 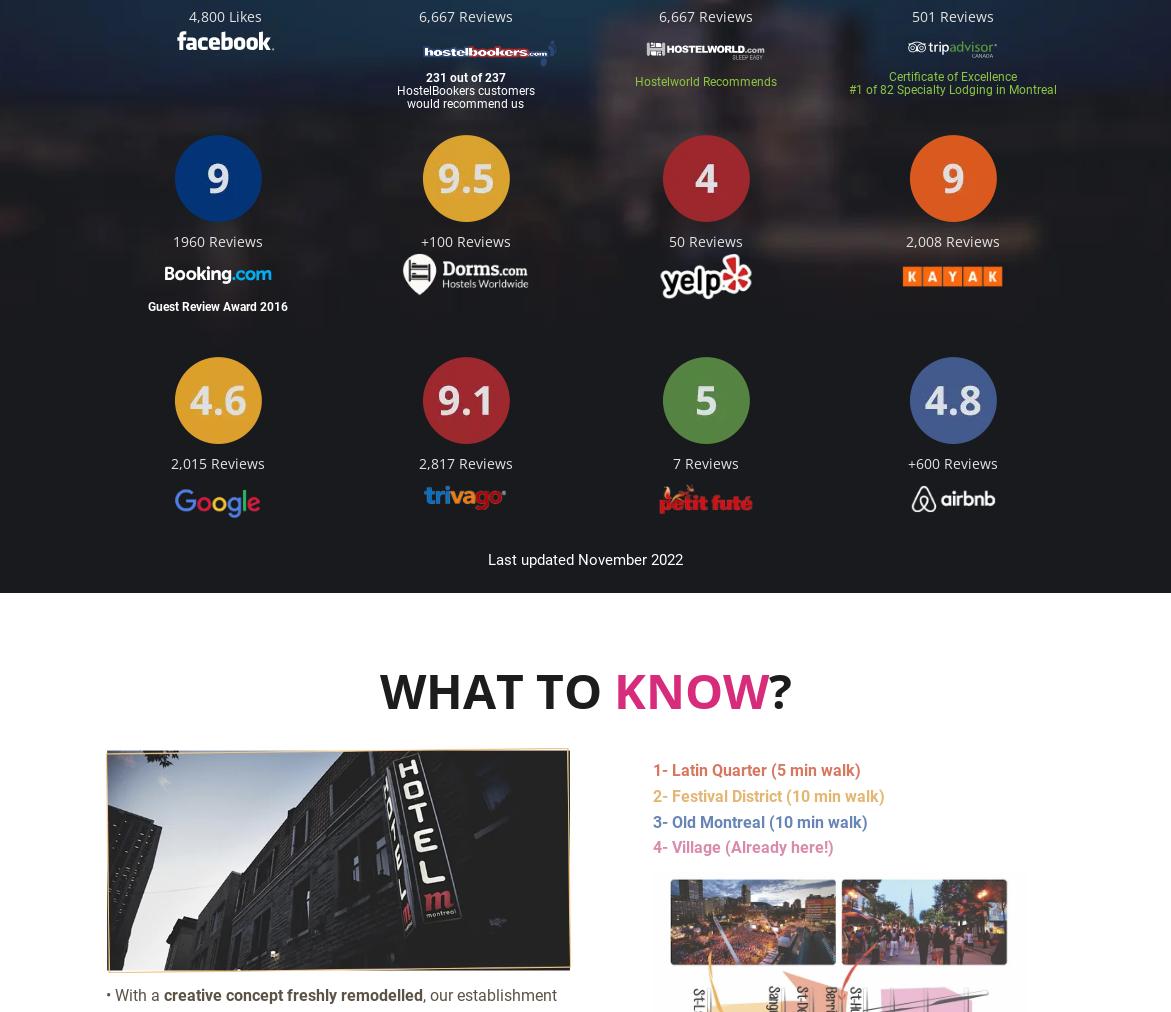 I want to click on 'Guest Review Award 2016', so click(x=217, y=306).